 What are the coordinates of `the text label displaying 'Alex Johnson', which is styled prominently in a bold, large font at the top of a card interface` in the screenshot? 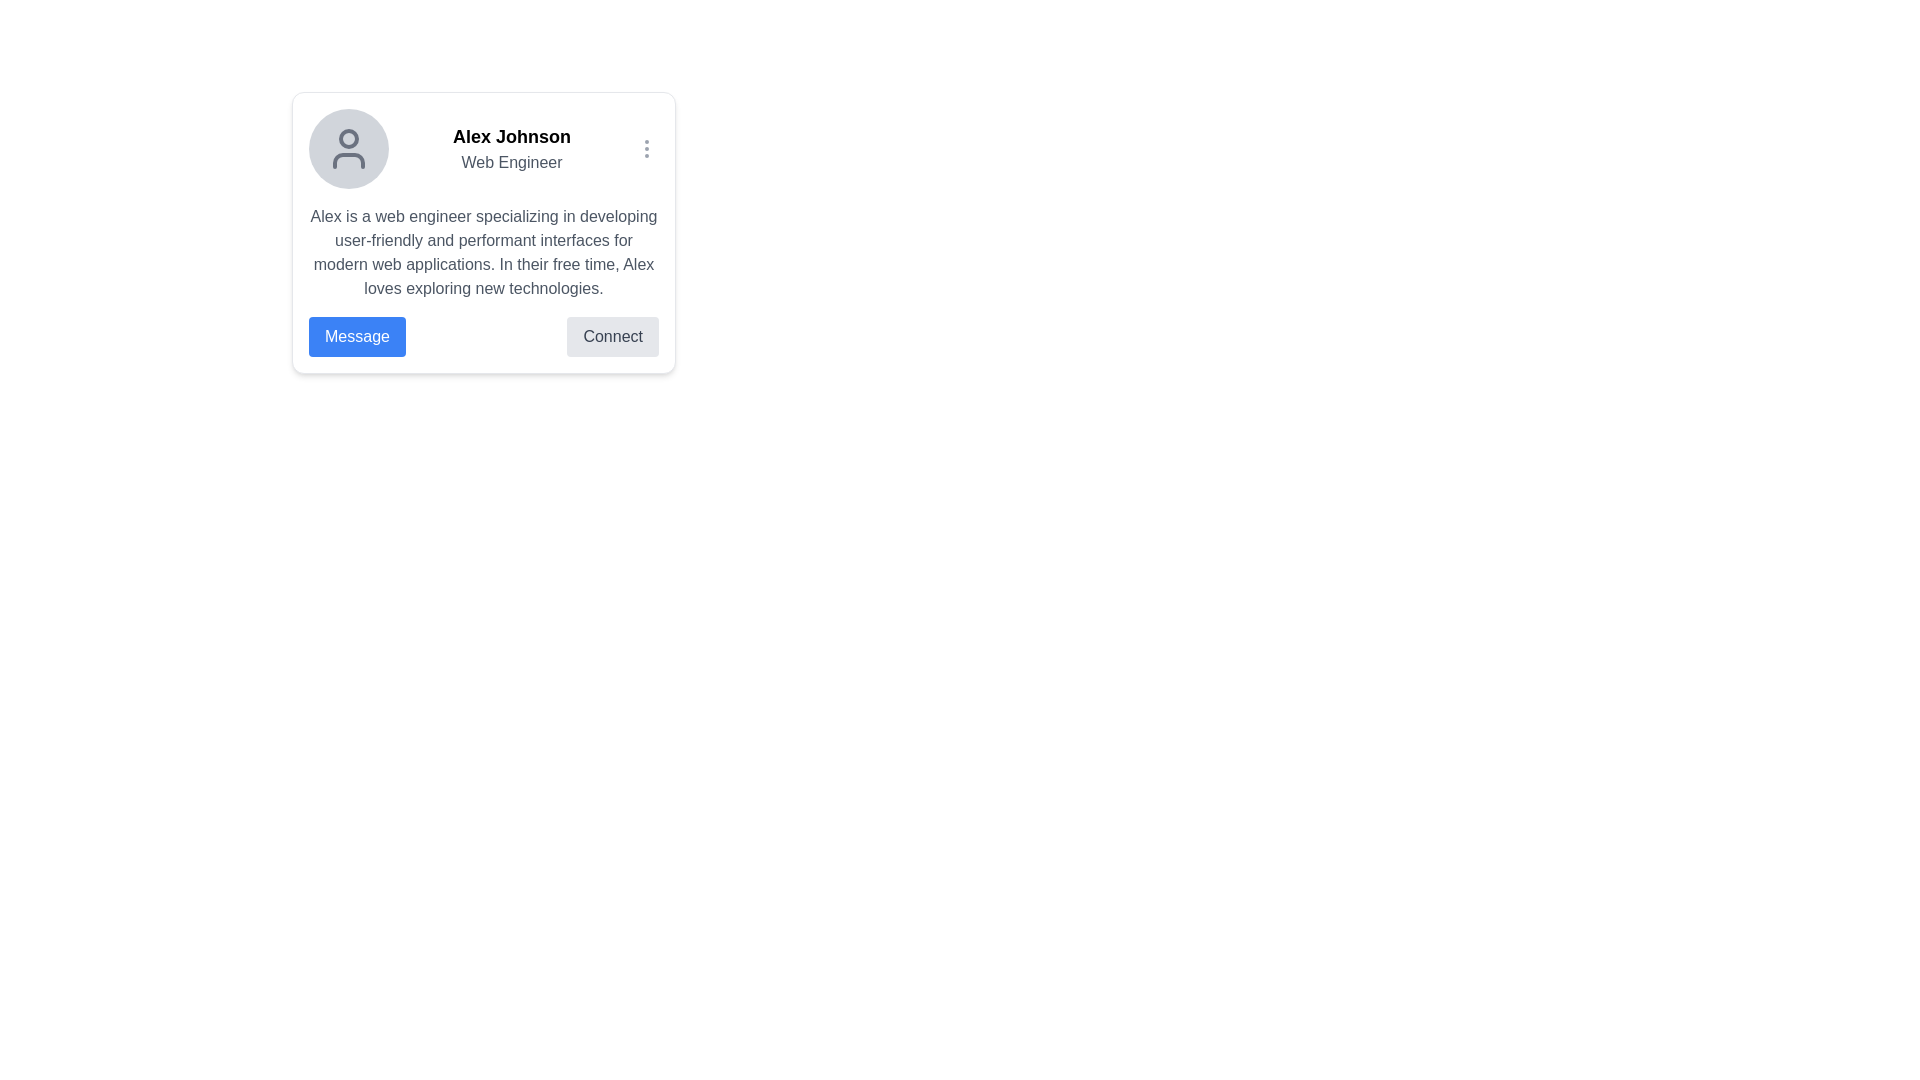 It's located at (512, 136).